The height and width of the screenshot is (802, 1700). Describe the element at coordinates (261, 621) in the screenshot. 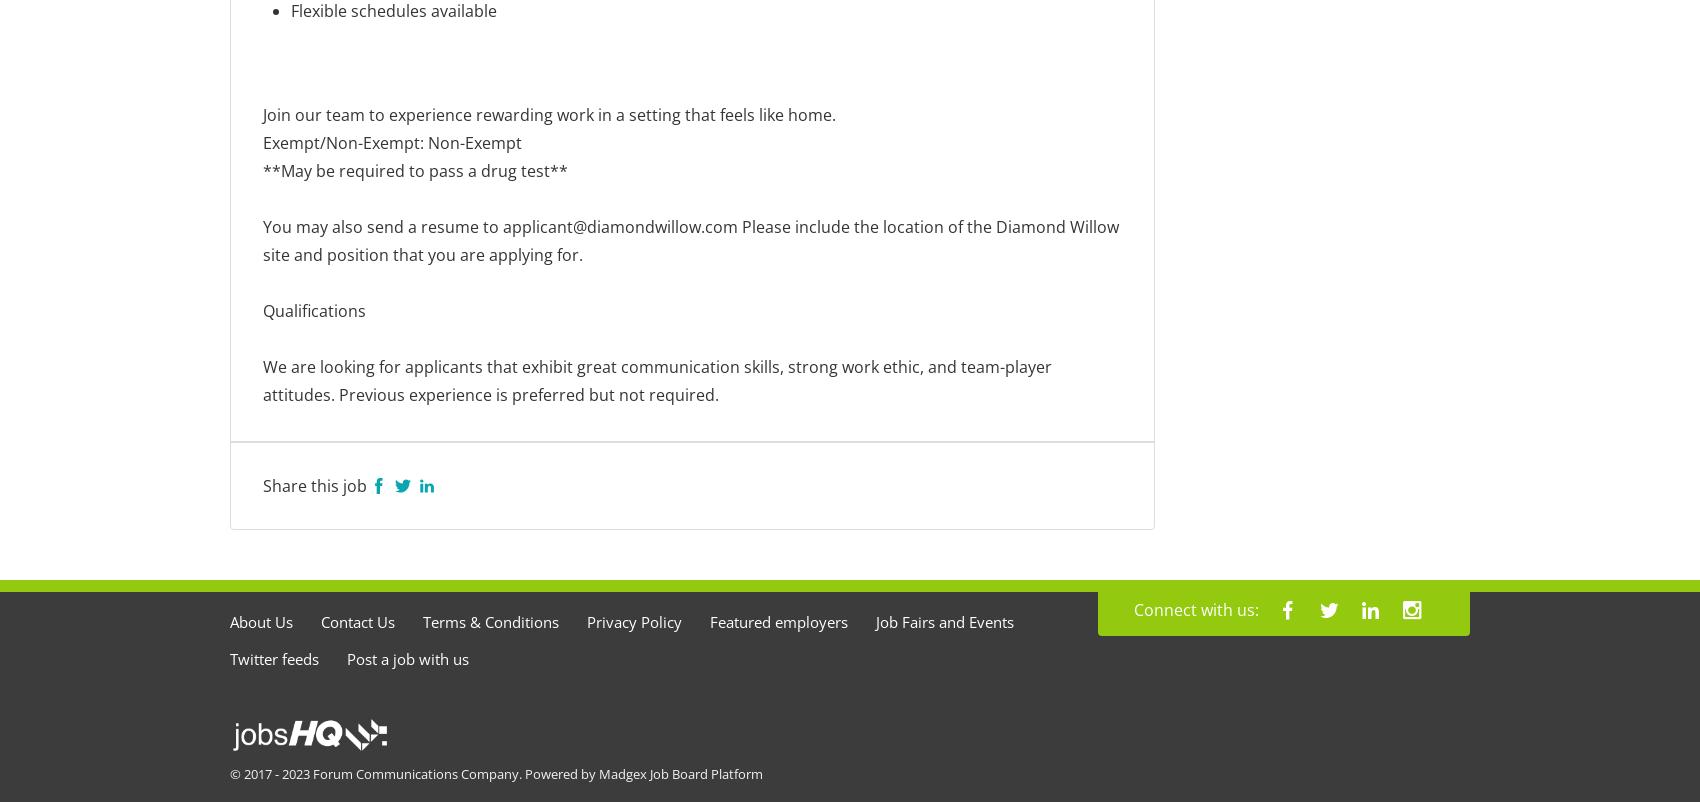

I see `'About Us'` at that location.